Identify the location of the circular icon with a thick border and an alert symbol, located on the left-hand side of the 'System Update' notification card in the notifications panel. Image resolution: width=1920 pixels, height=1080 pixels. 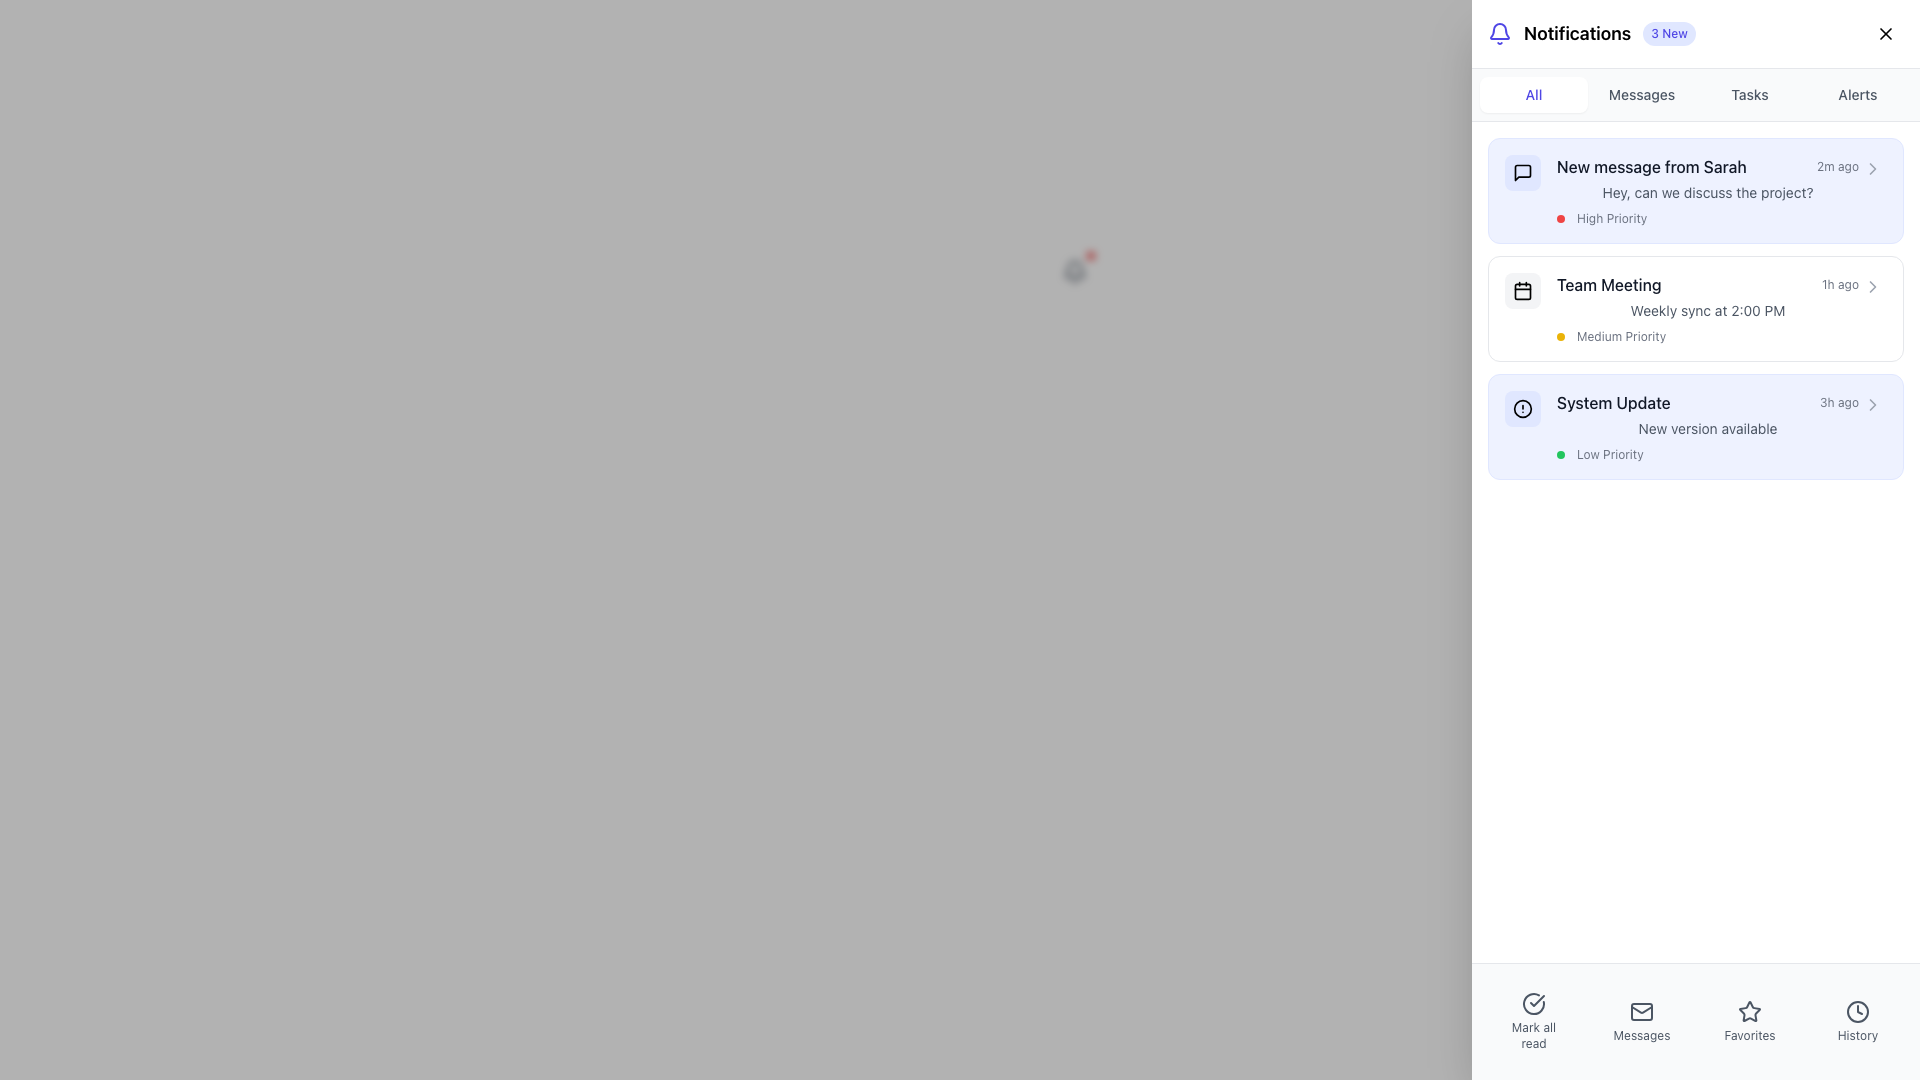
(1521, 407).